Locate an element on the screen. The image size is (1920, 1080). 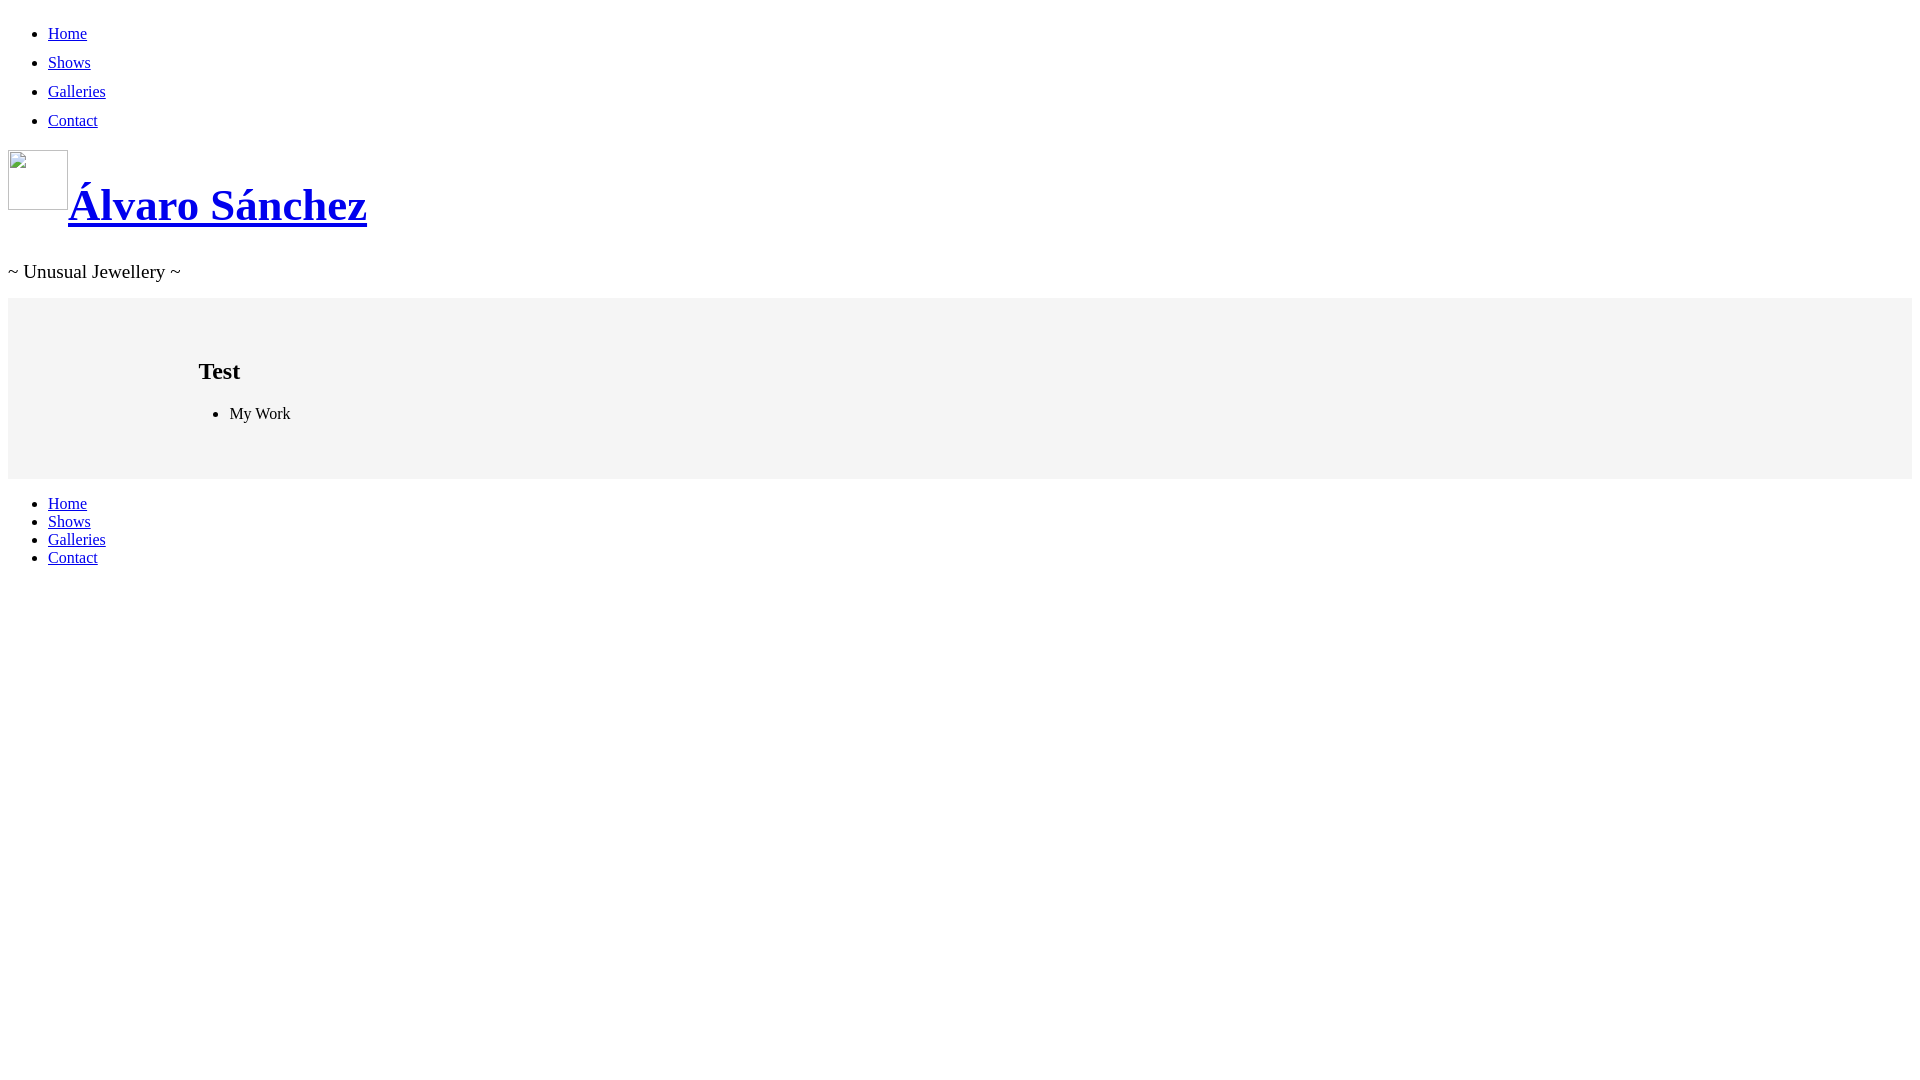
'Home' is located at coordinates (67, 33).